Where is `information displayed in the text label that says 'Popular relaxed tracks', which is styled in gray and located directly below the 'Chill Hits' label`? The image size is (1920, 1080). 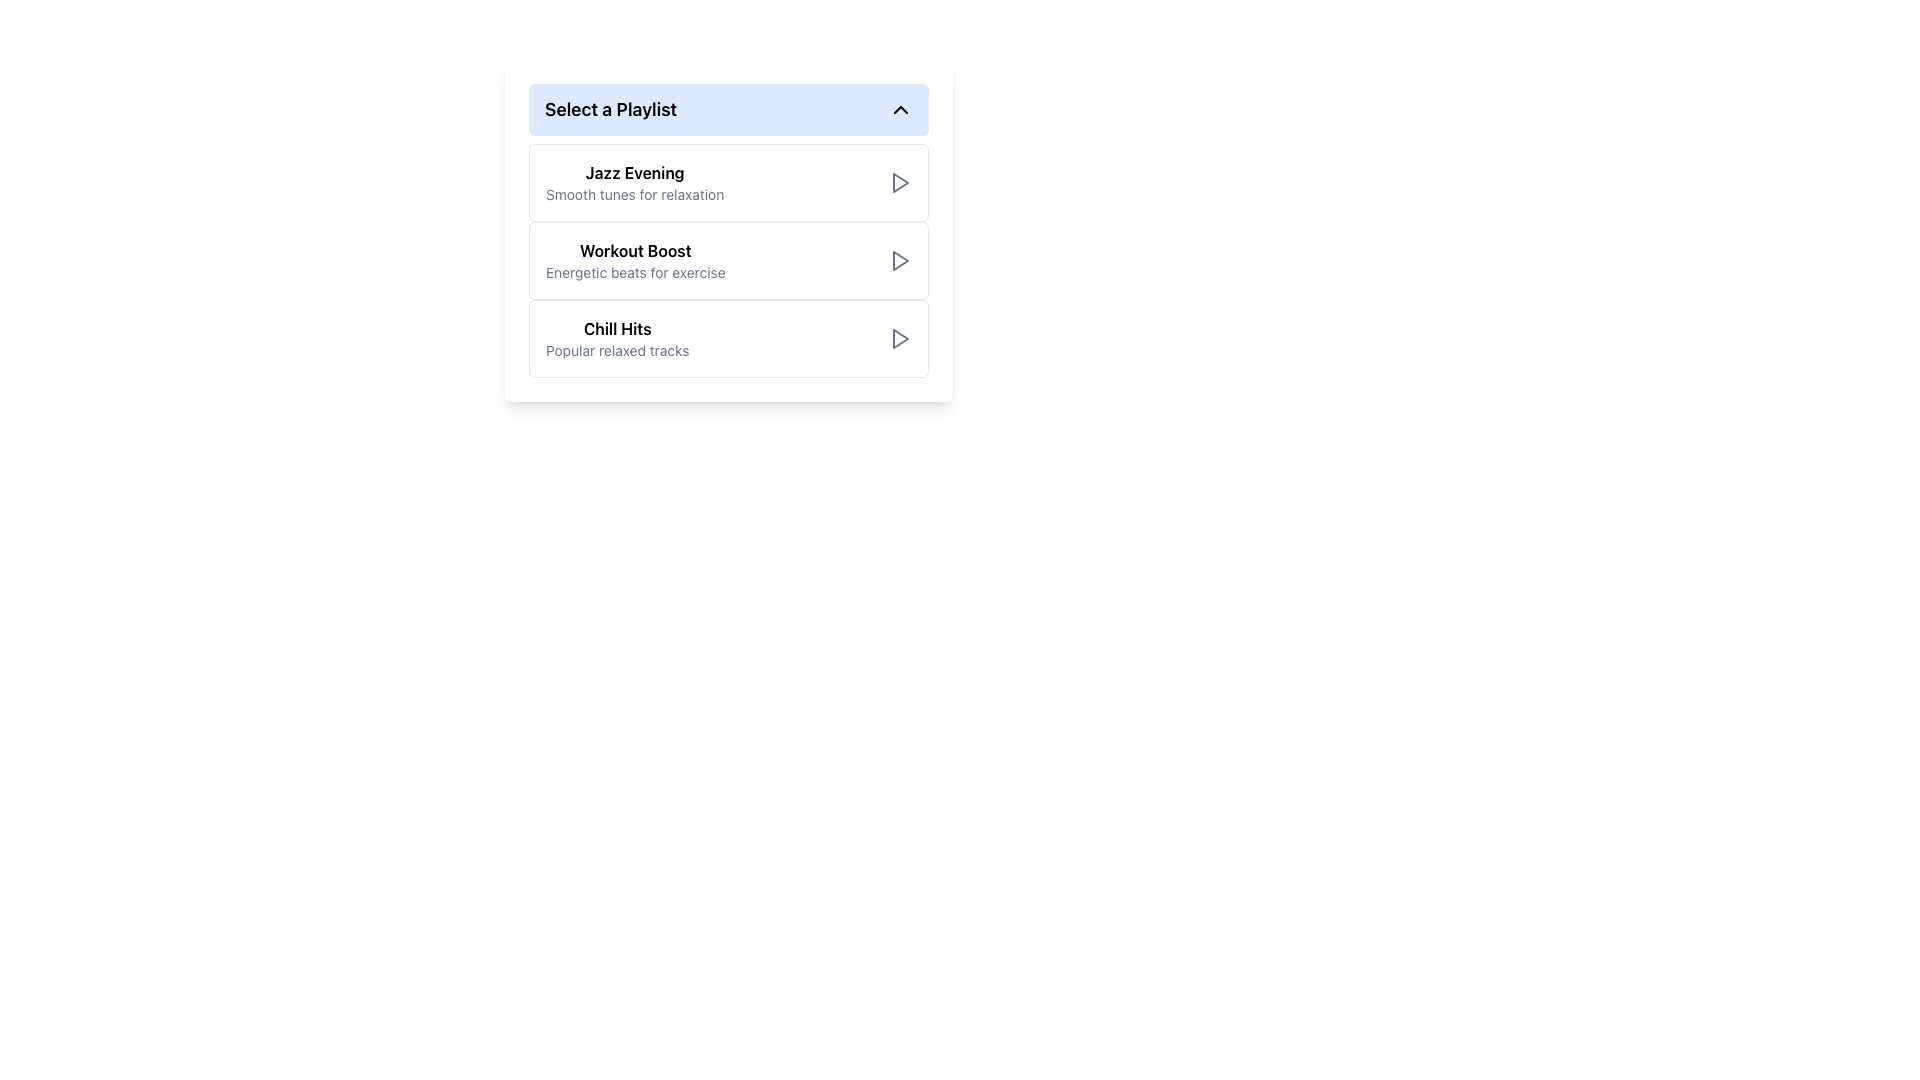 information displayed in the text label that says 'Popular relaxed tracks', which is styled in gray and located directly below the 'Chill Hits' label is located at coordinates (616, 350).